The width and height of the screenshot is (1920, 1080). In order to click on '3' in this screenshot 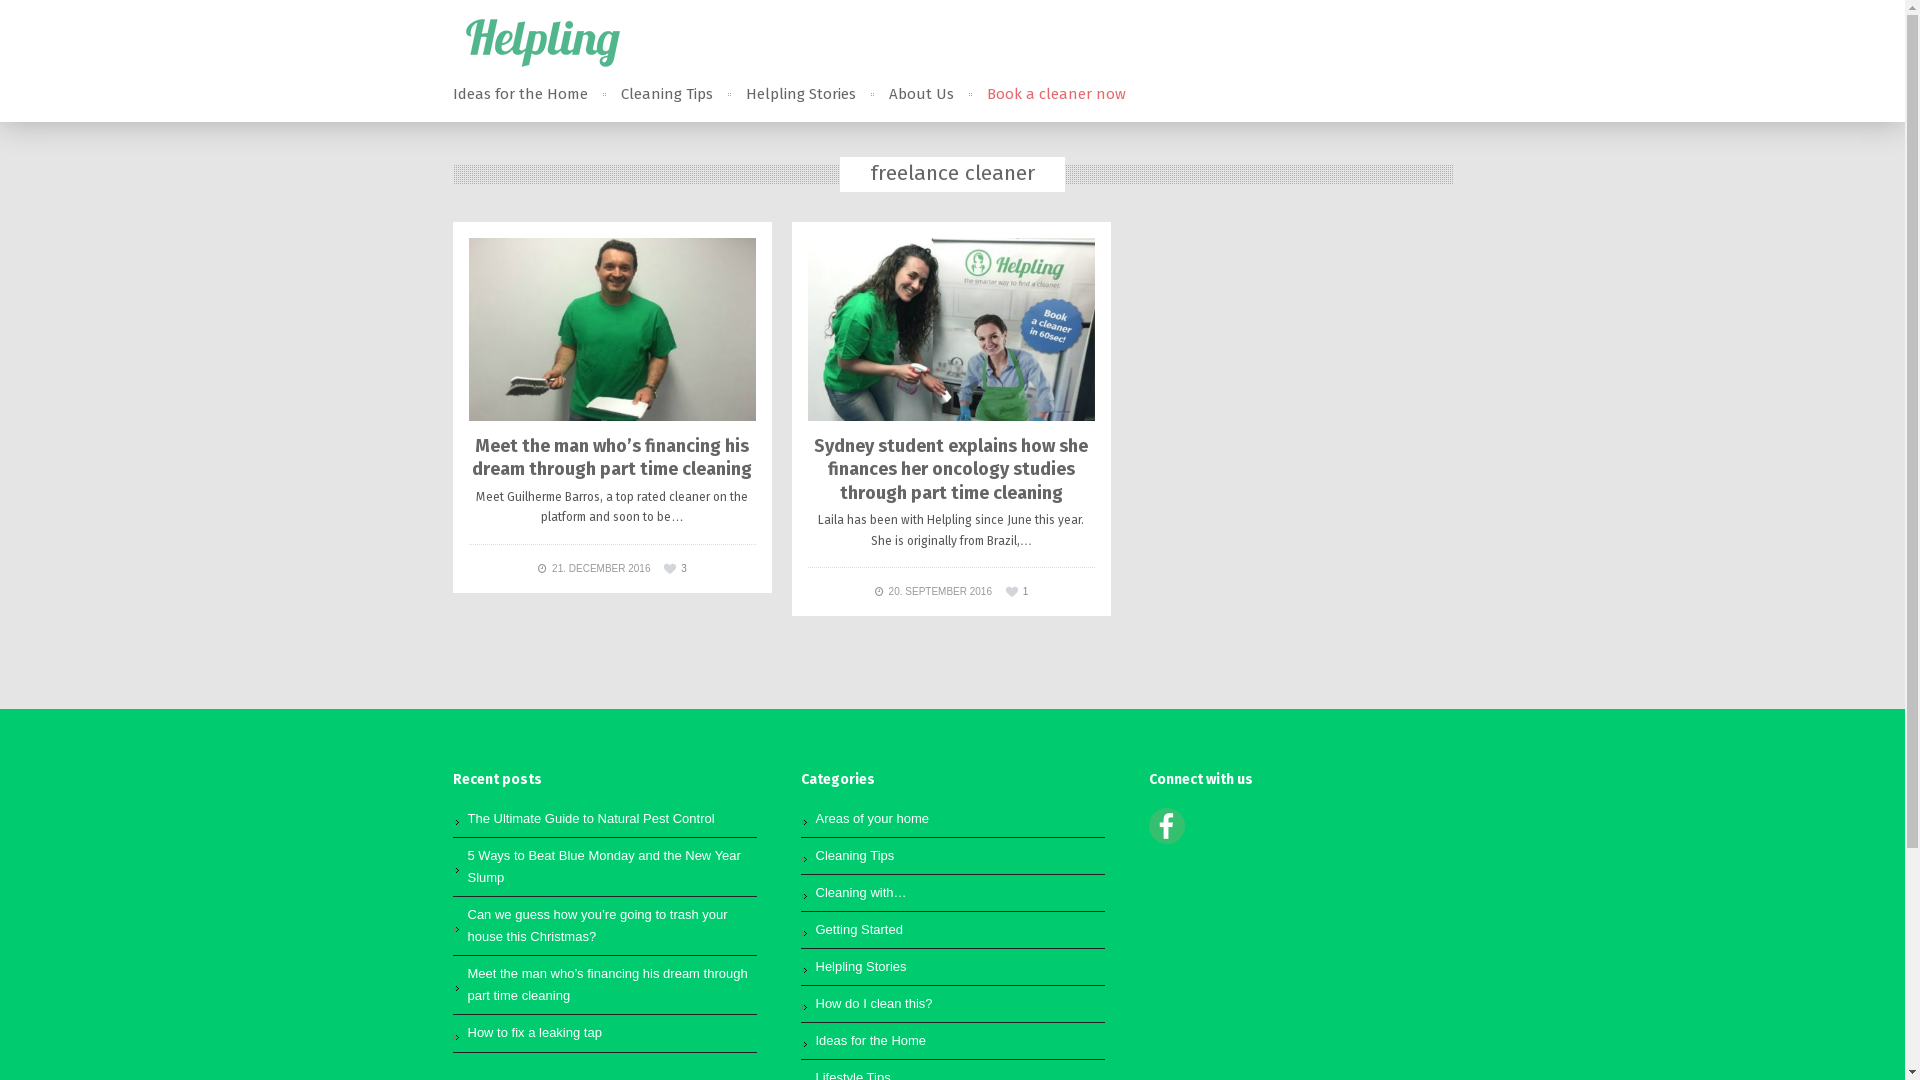, I will do `click(675, 568)`.